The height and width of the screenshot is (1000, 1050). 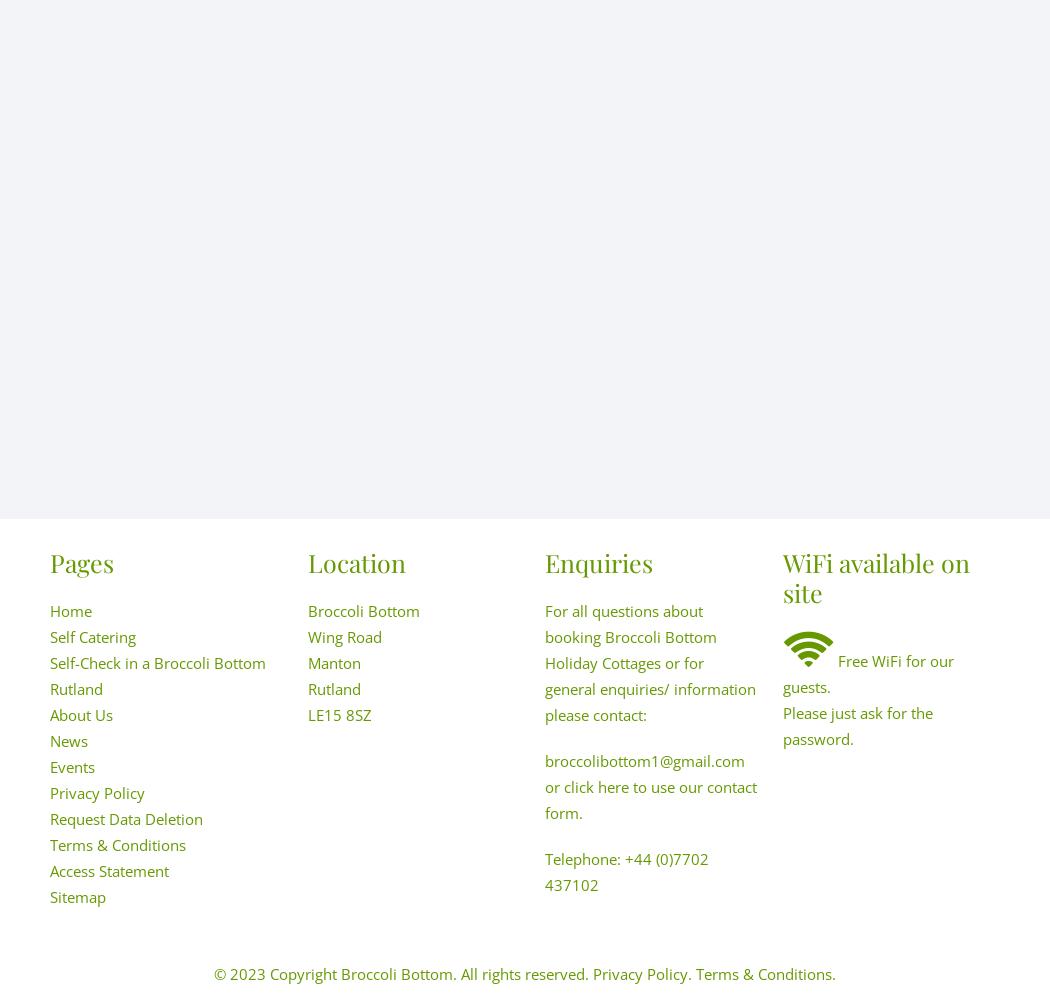 I want to click on 'Terms & Conditions.', so click(x=696, y=972).